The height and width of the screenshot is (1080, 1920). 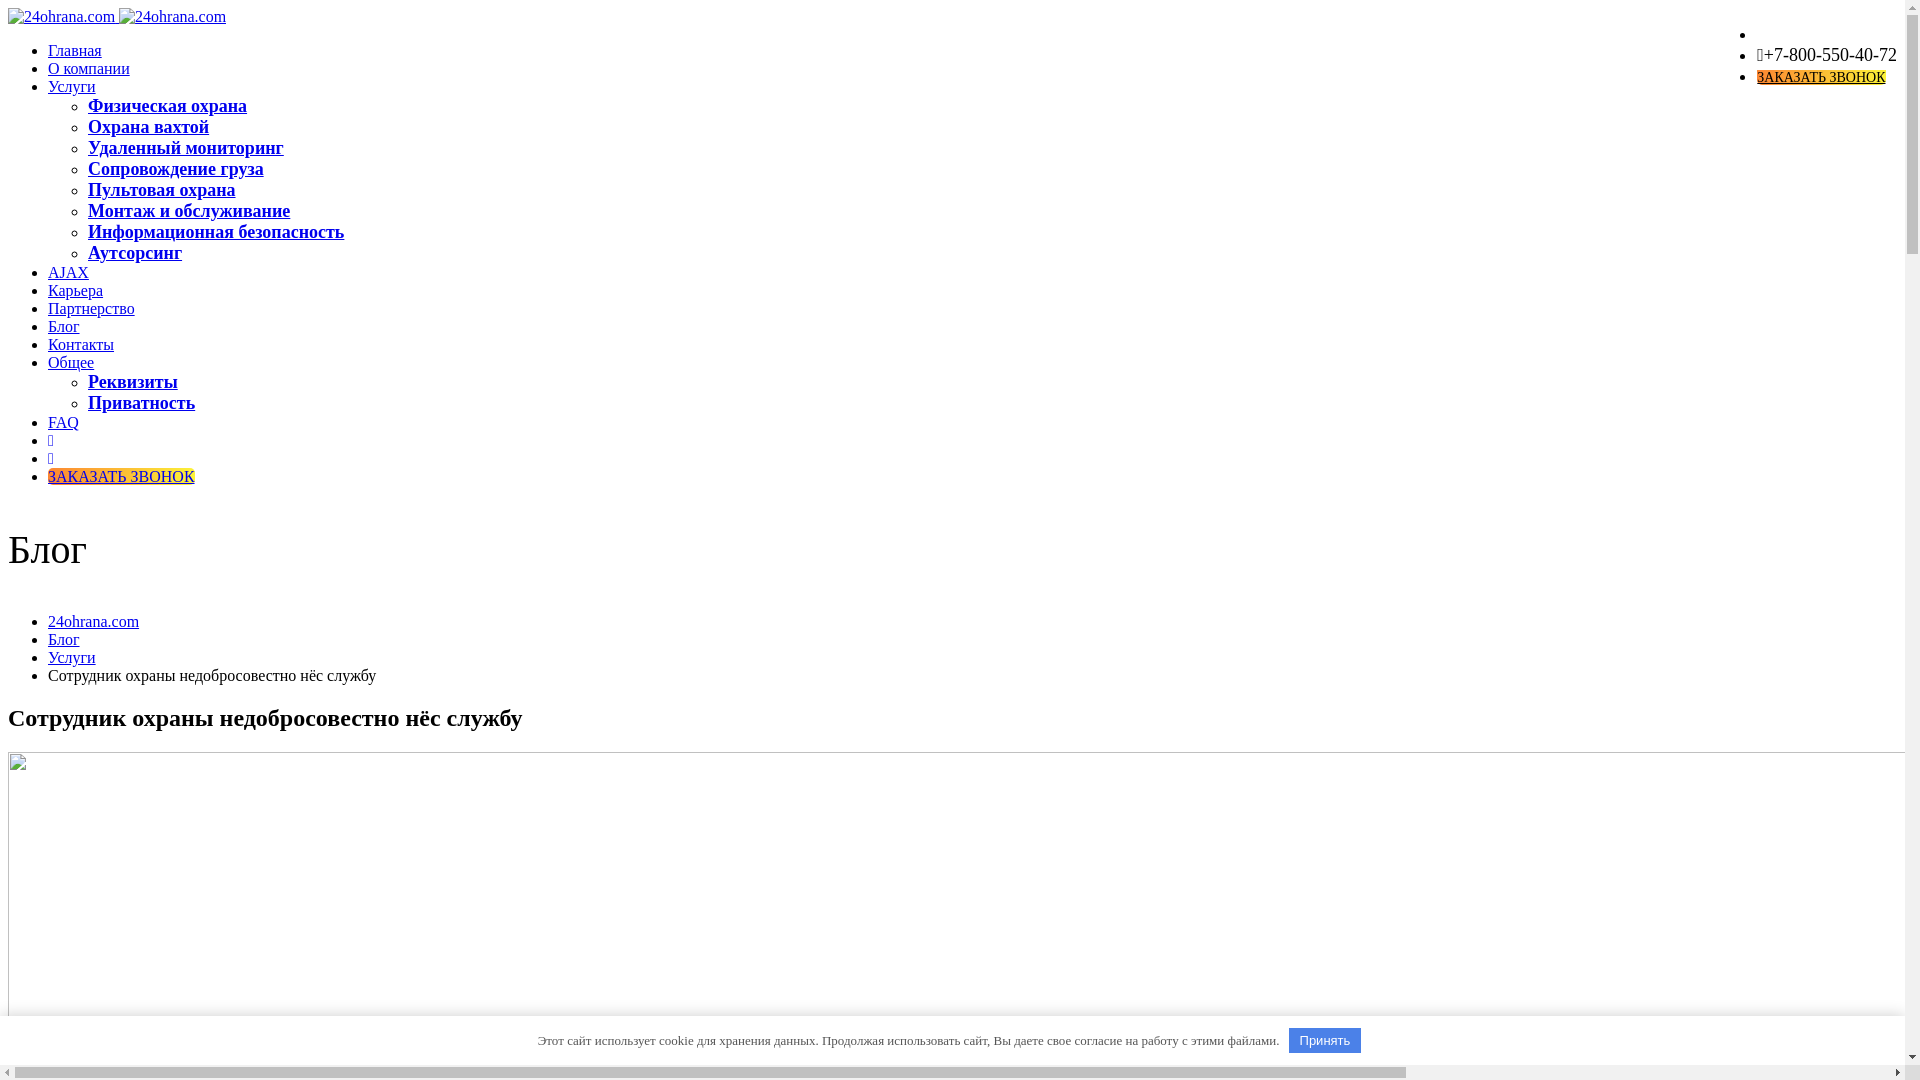 I want to click on '24ohrana.com', so click(x=92, y=620).